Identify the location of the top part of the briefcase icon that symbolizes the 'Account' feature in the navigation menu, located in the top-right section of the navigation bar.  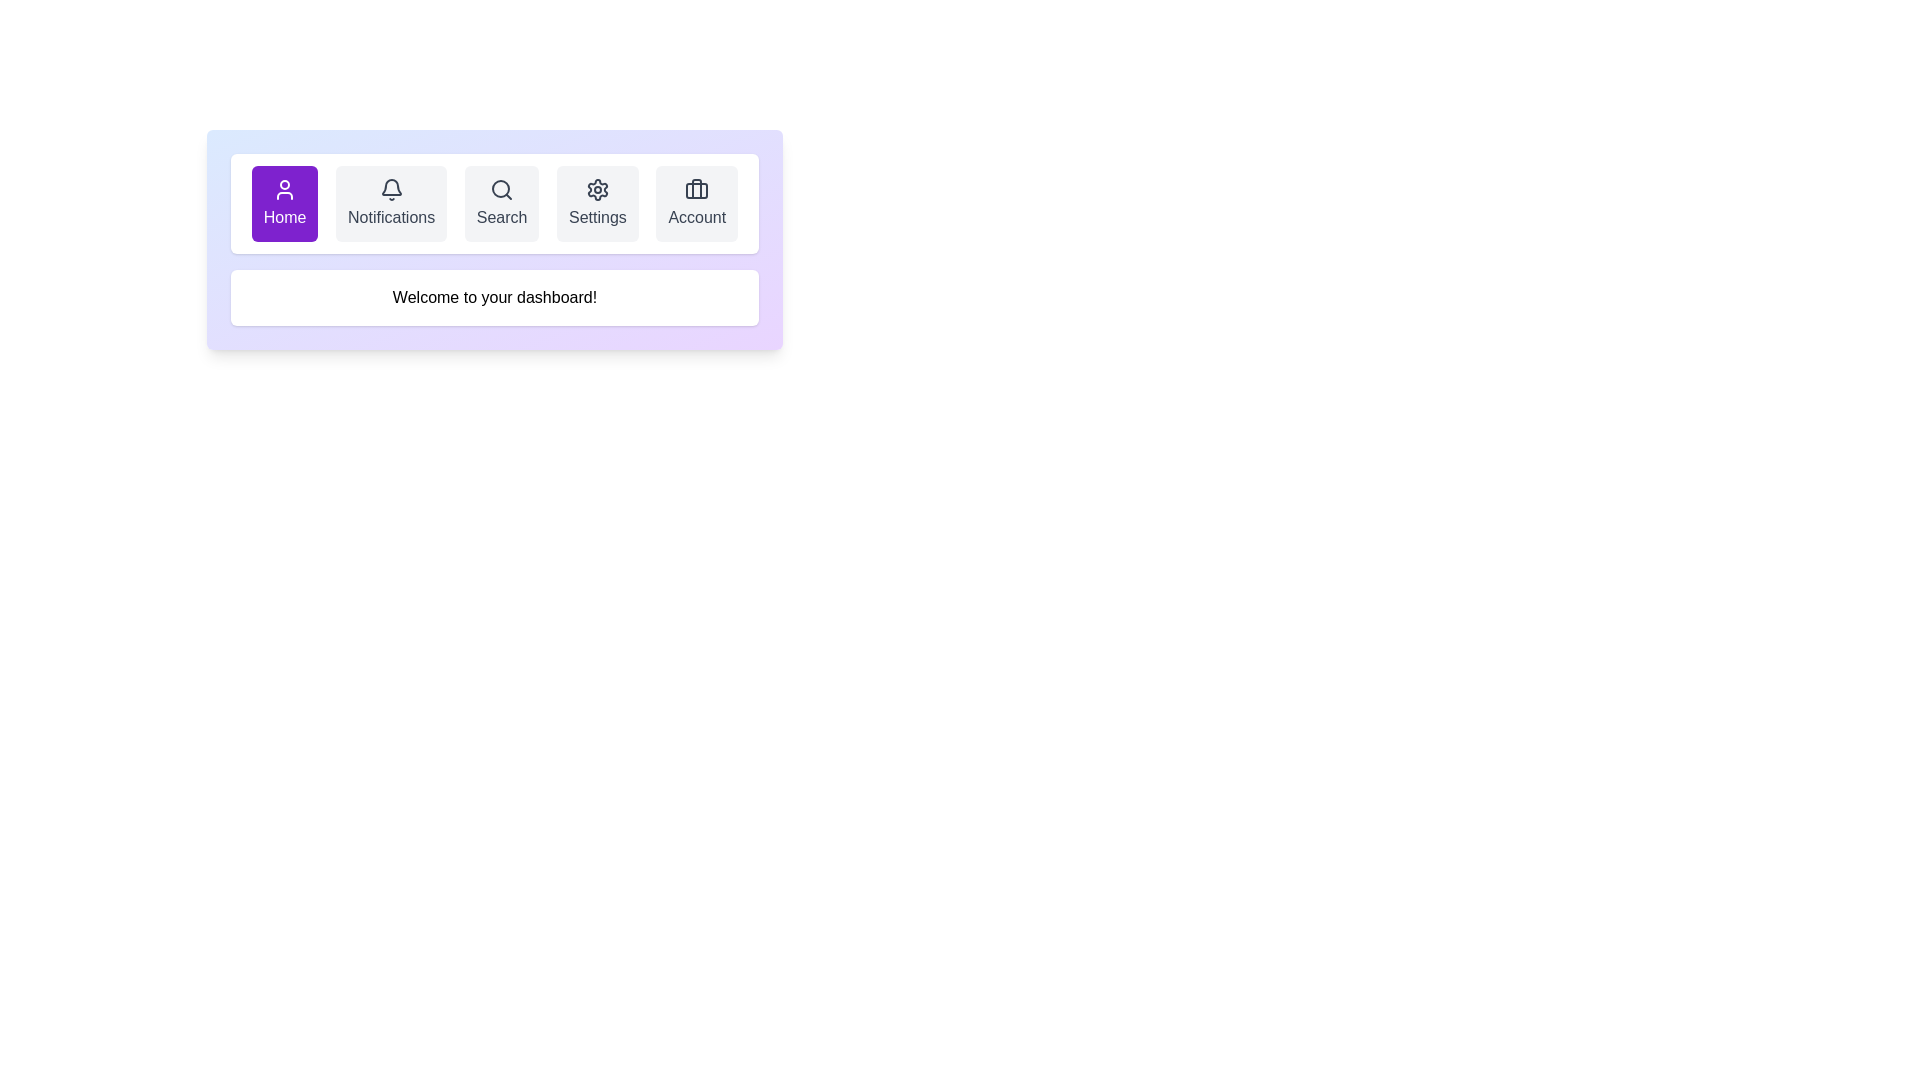
(697, 189).